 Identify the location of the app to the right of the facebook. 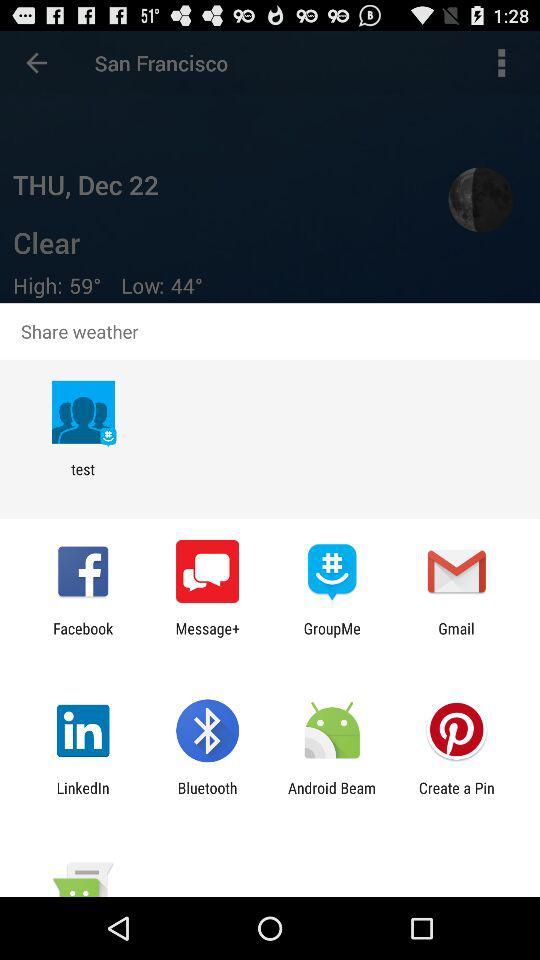
(206, 636).